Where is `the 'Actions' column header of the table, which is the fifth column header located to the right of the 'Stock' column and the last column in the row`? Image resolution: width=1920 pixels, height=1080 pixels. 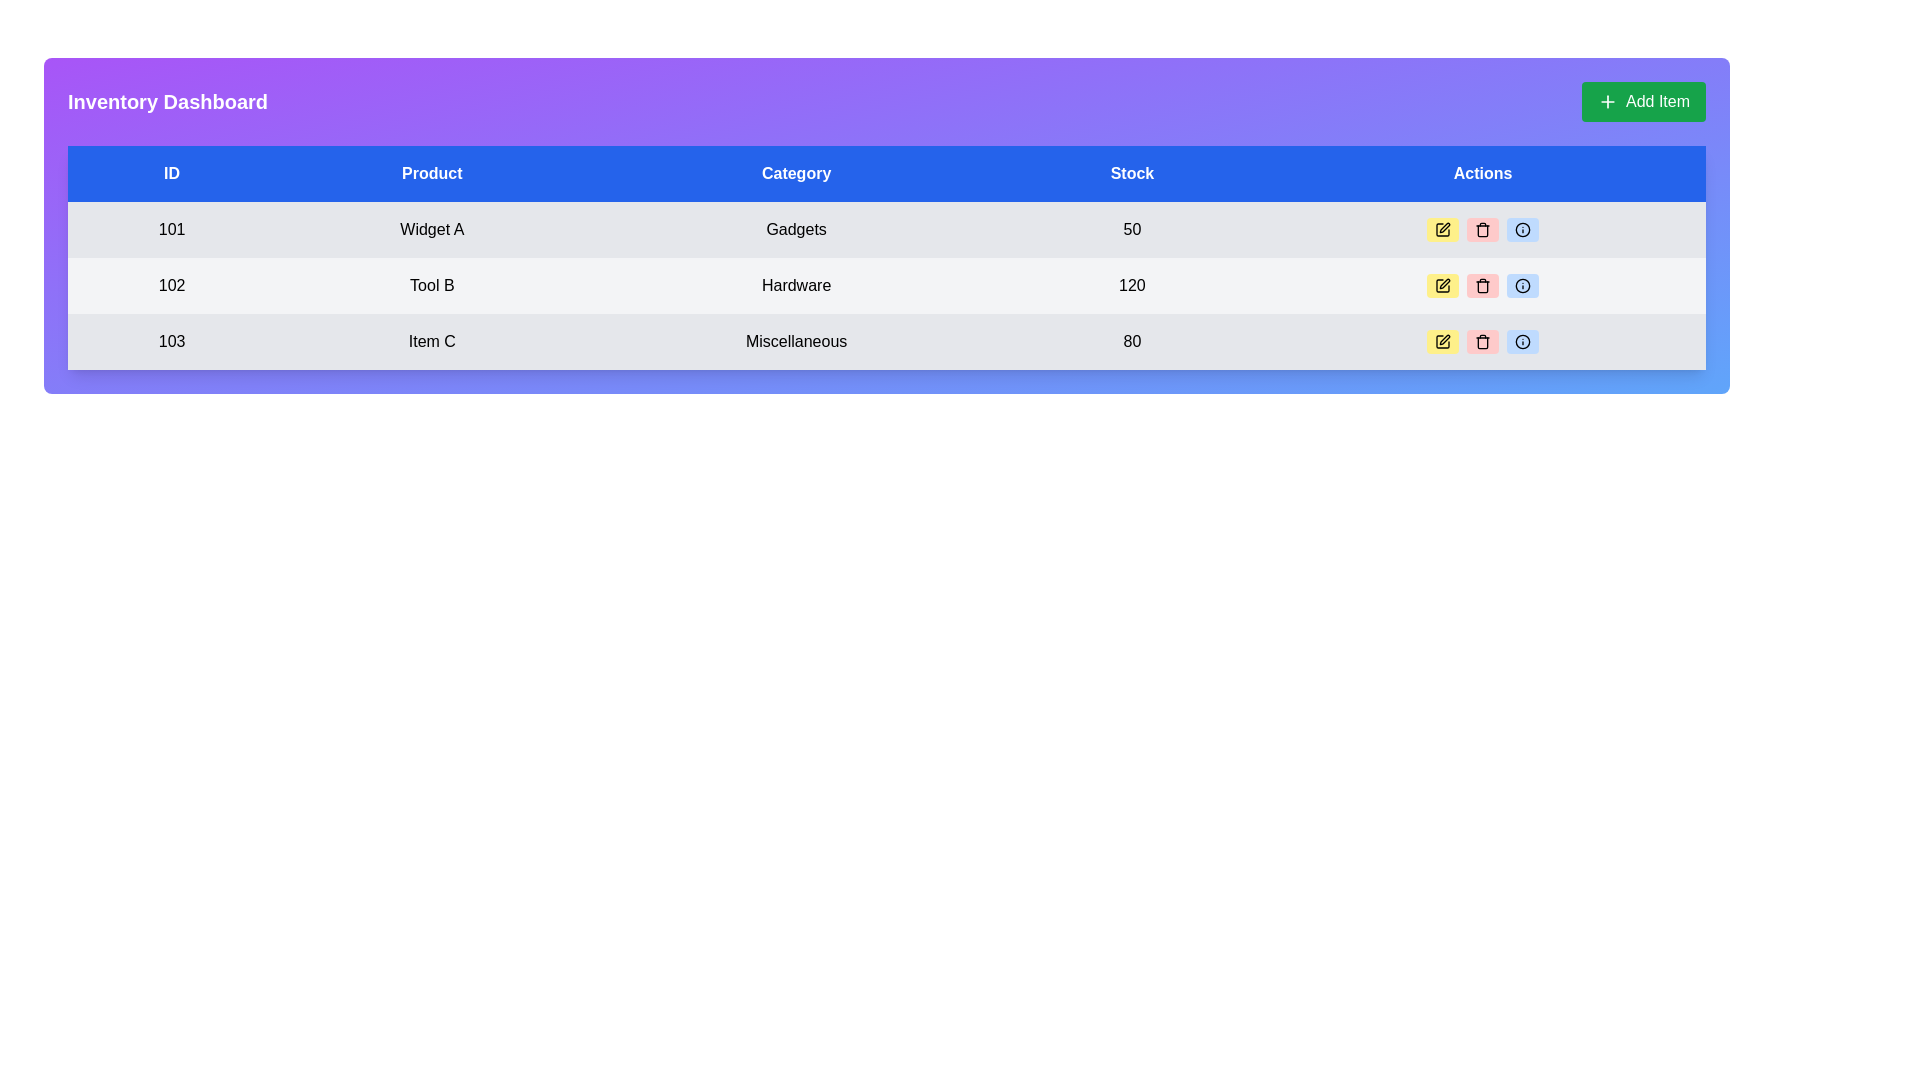
the 'Actions' column header of the table, which is the fifth column header located to the right of the 'Stock' column and the last column in the row is located at coordinates (1483, 172).